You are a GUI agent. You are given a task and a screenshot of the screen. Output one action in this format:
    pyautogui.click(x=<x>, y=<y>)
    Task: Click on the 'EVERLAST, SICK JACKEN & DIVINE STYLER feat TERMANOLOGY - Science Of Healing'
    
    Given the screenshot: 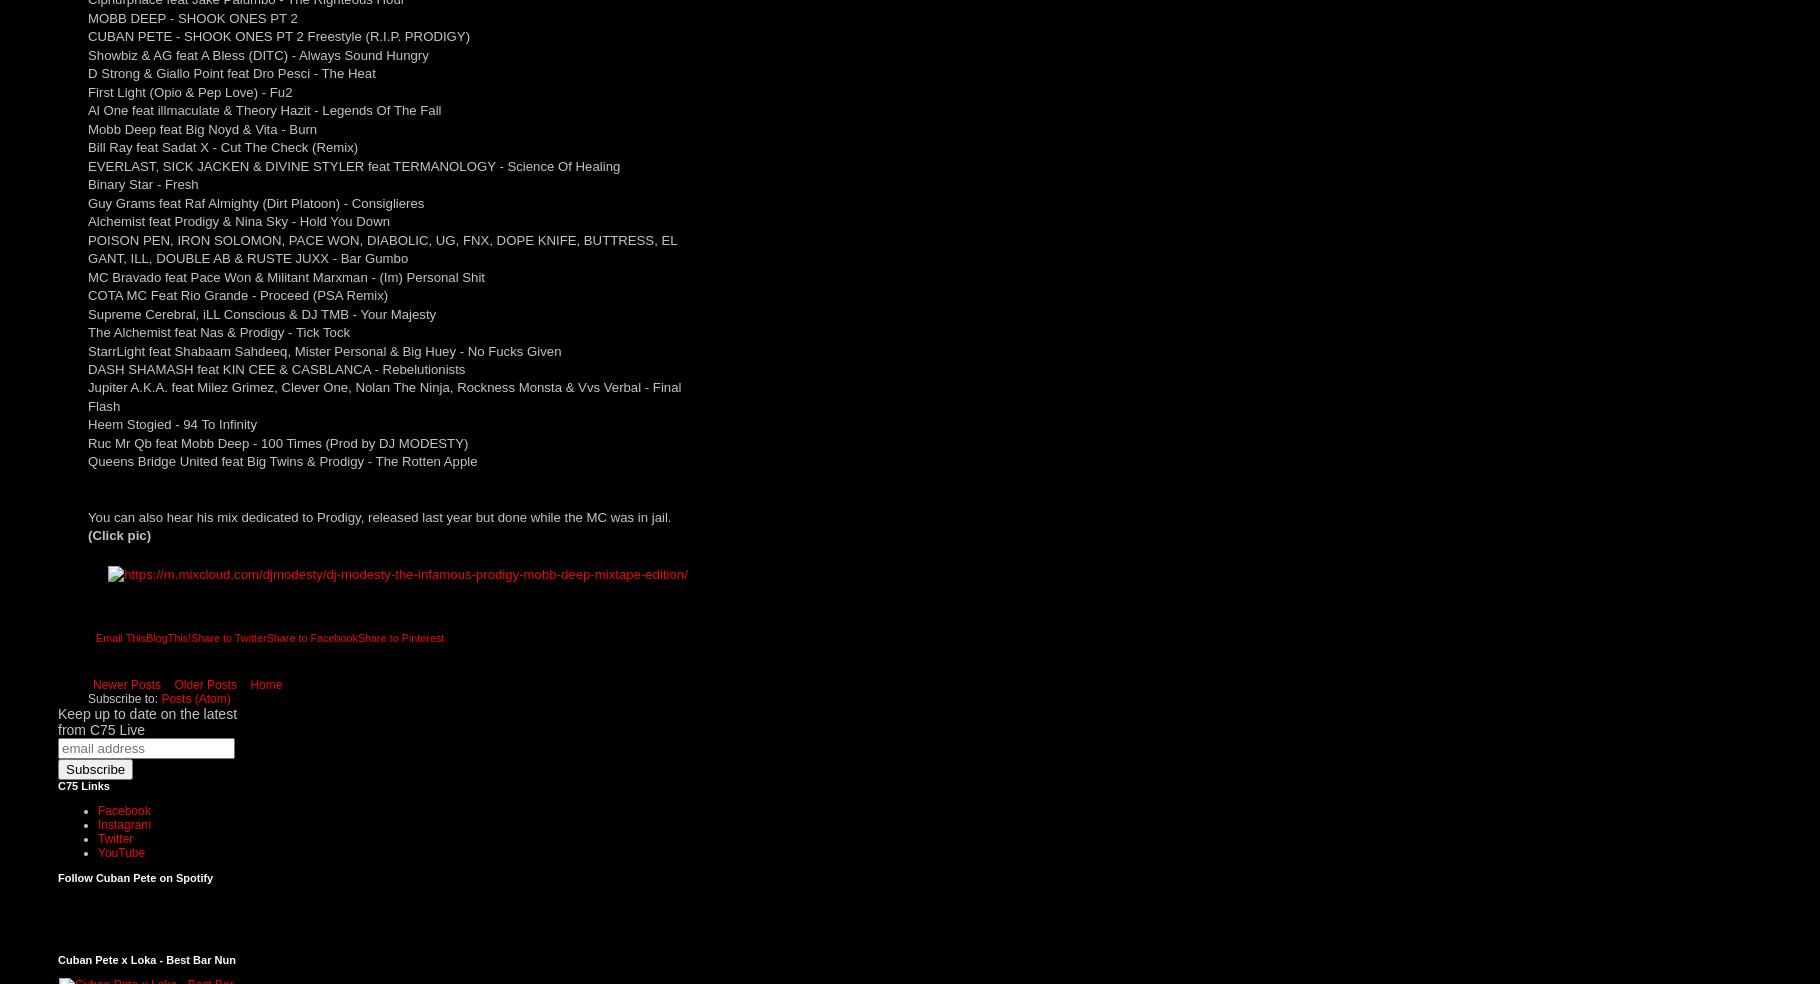 What is the action you would take?
    pyautogui.click(x=353, y=165)
    